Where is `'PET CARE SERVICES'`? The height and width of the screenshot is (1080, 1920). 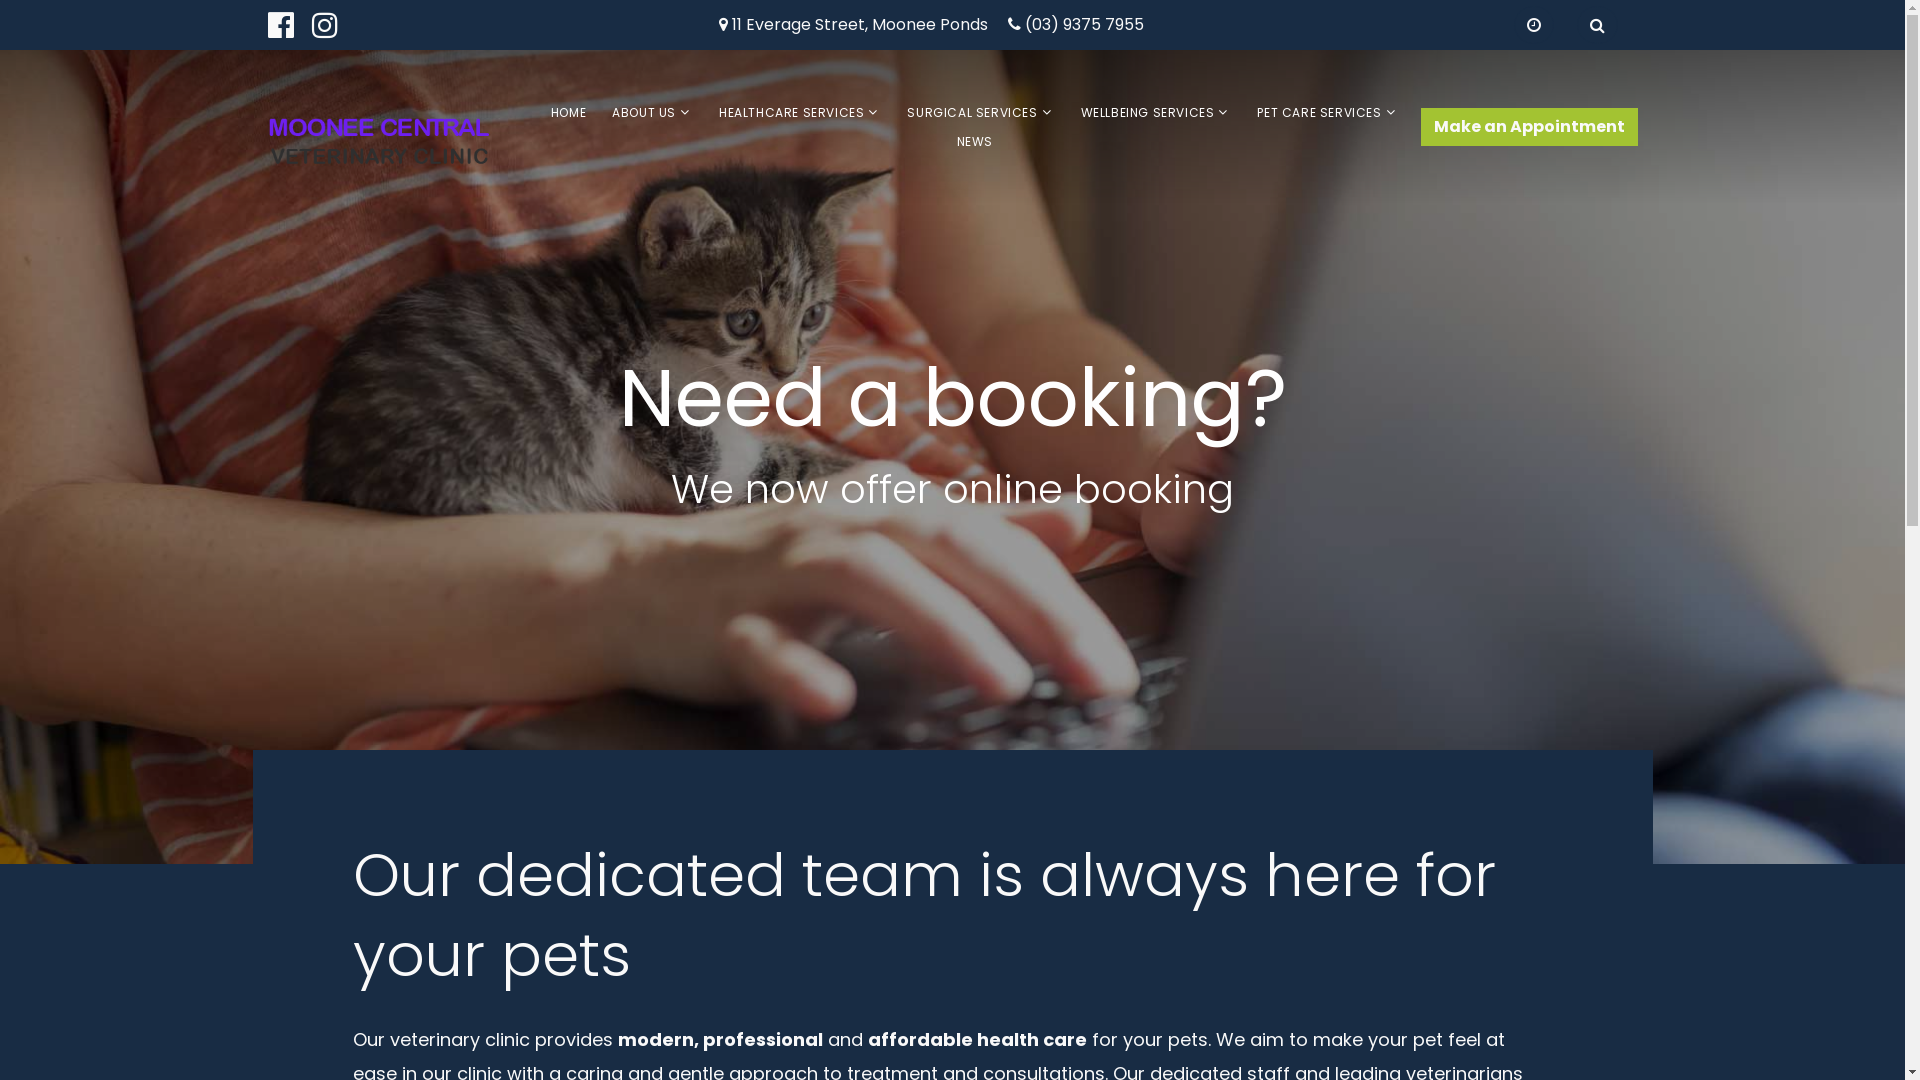
'PET CARE SERVICES' is located at coordinates (1319, 112).